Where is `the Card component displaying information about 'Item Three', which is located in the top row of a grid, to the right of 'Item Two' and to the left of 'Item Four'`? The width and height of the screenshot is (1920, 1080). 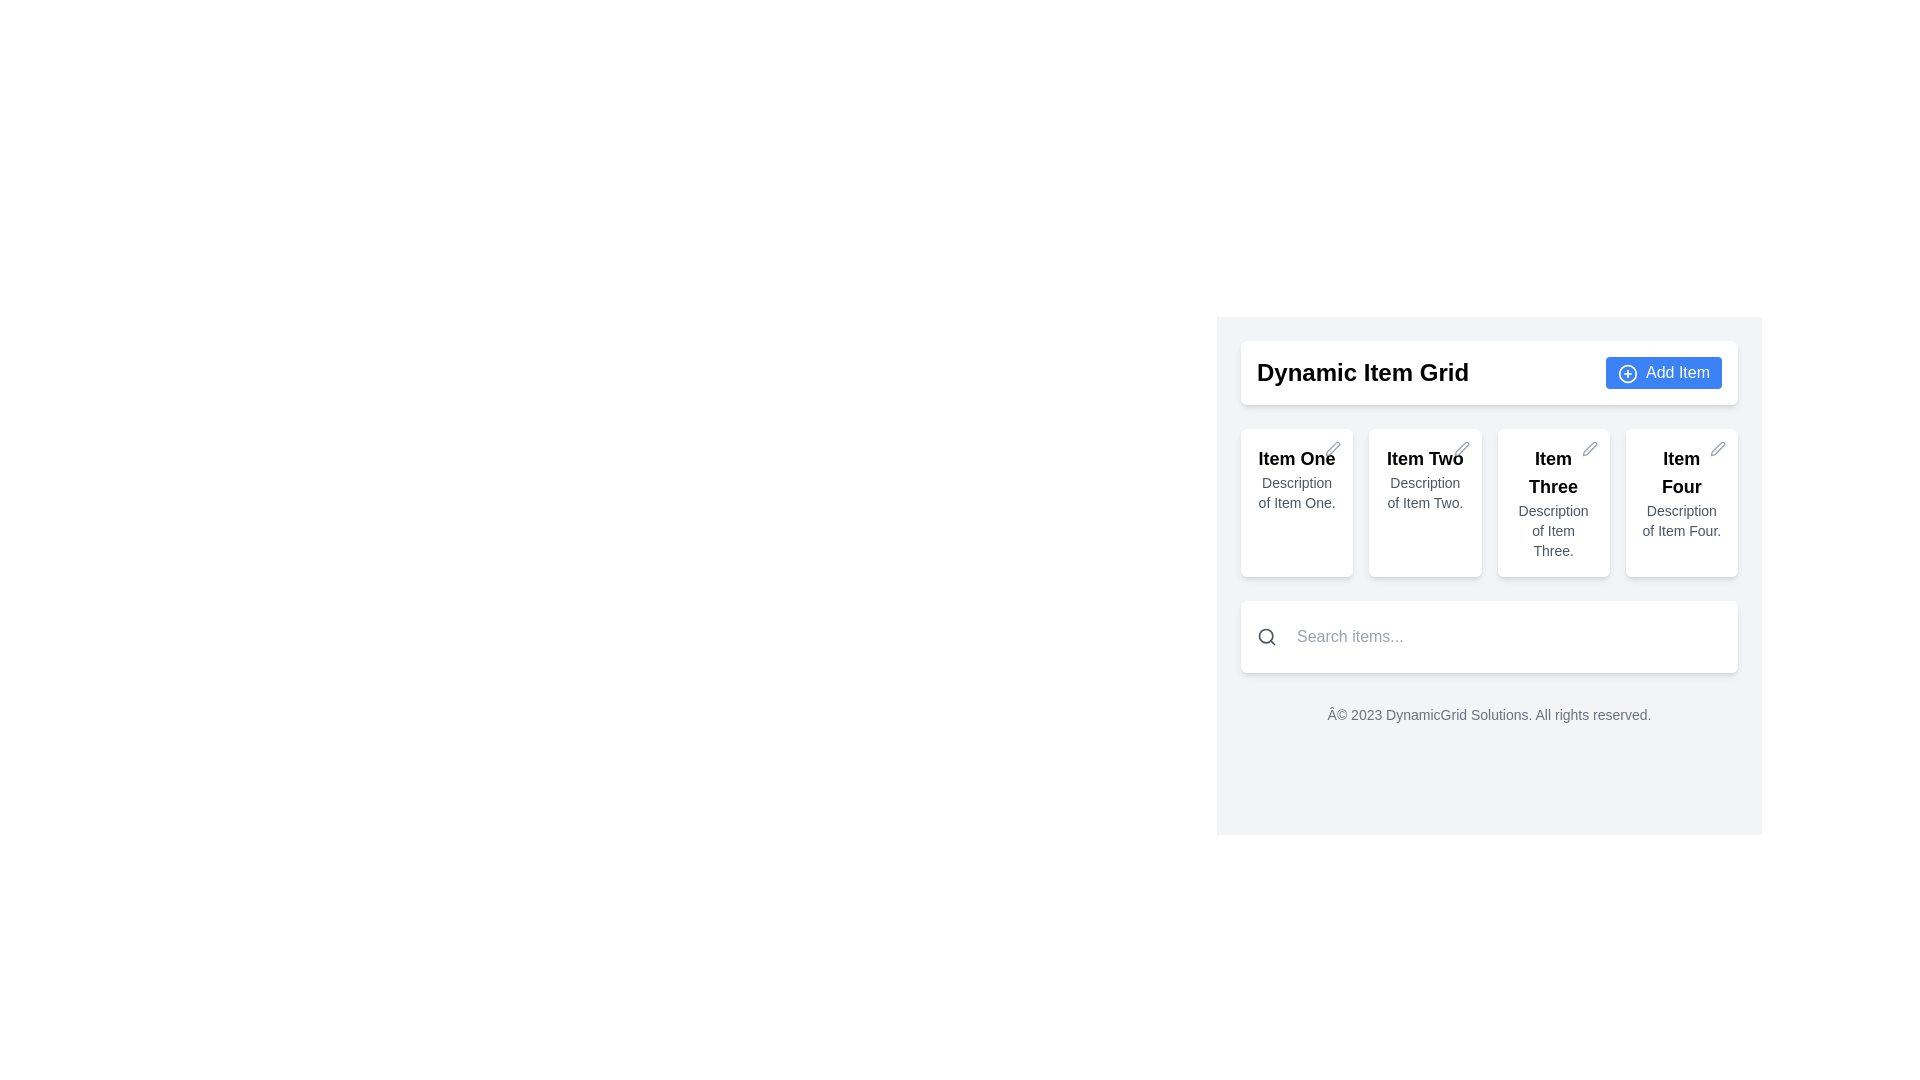
the Card component displaying information about 'Item Three', which is located in the top row of a grid, to the right of 'Item Two' and to the left of 'Item Four' is located at coordinates (1552, 501).